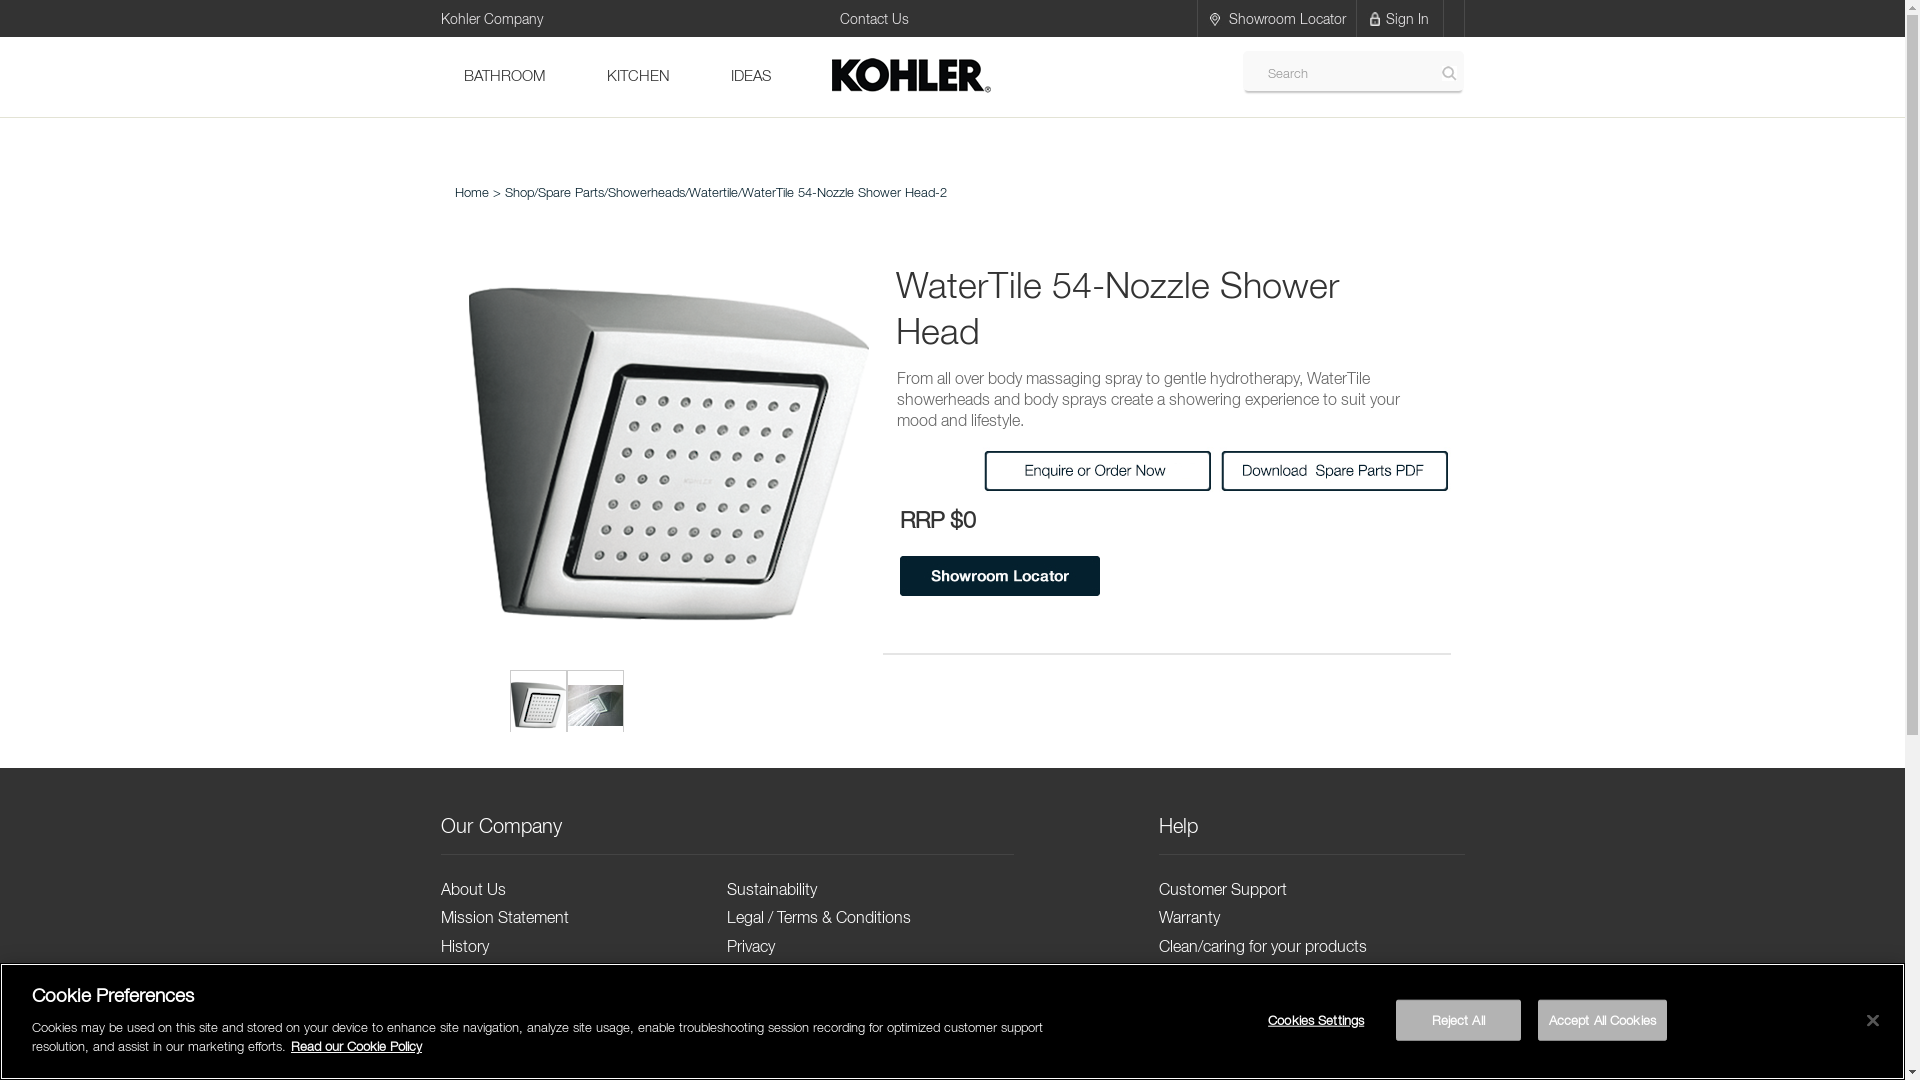  Describe the element at coordinates (490, 16) in the screenshot. I see `'Kohler Company'` at that location.